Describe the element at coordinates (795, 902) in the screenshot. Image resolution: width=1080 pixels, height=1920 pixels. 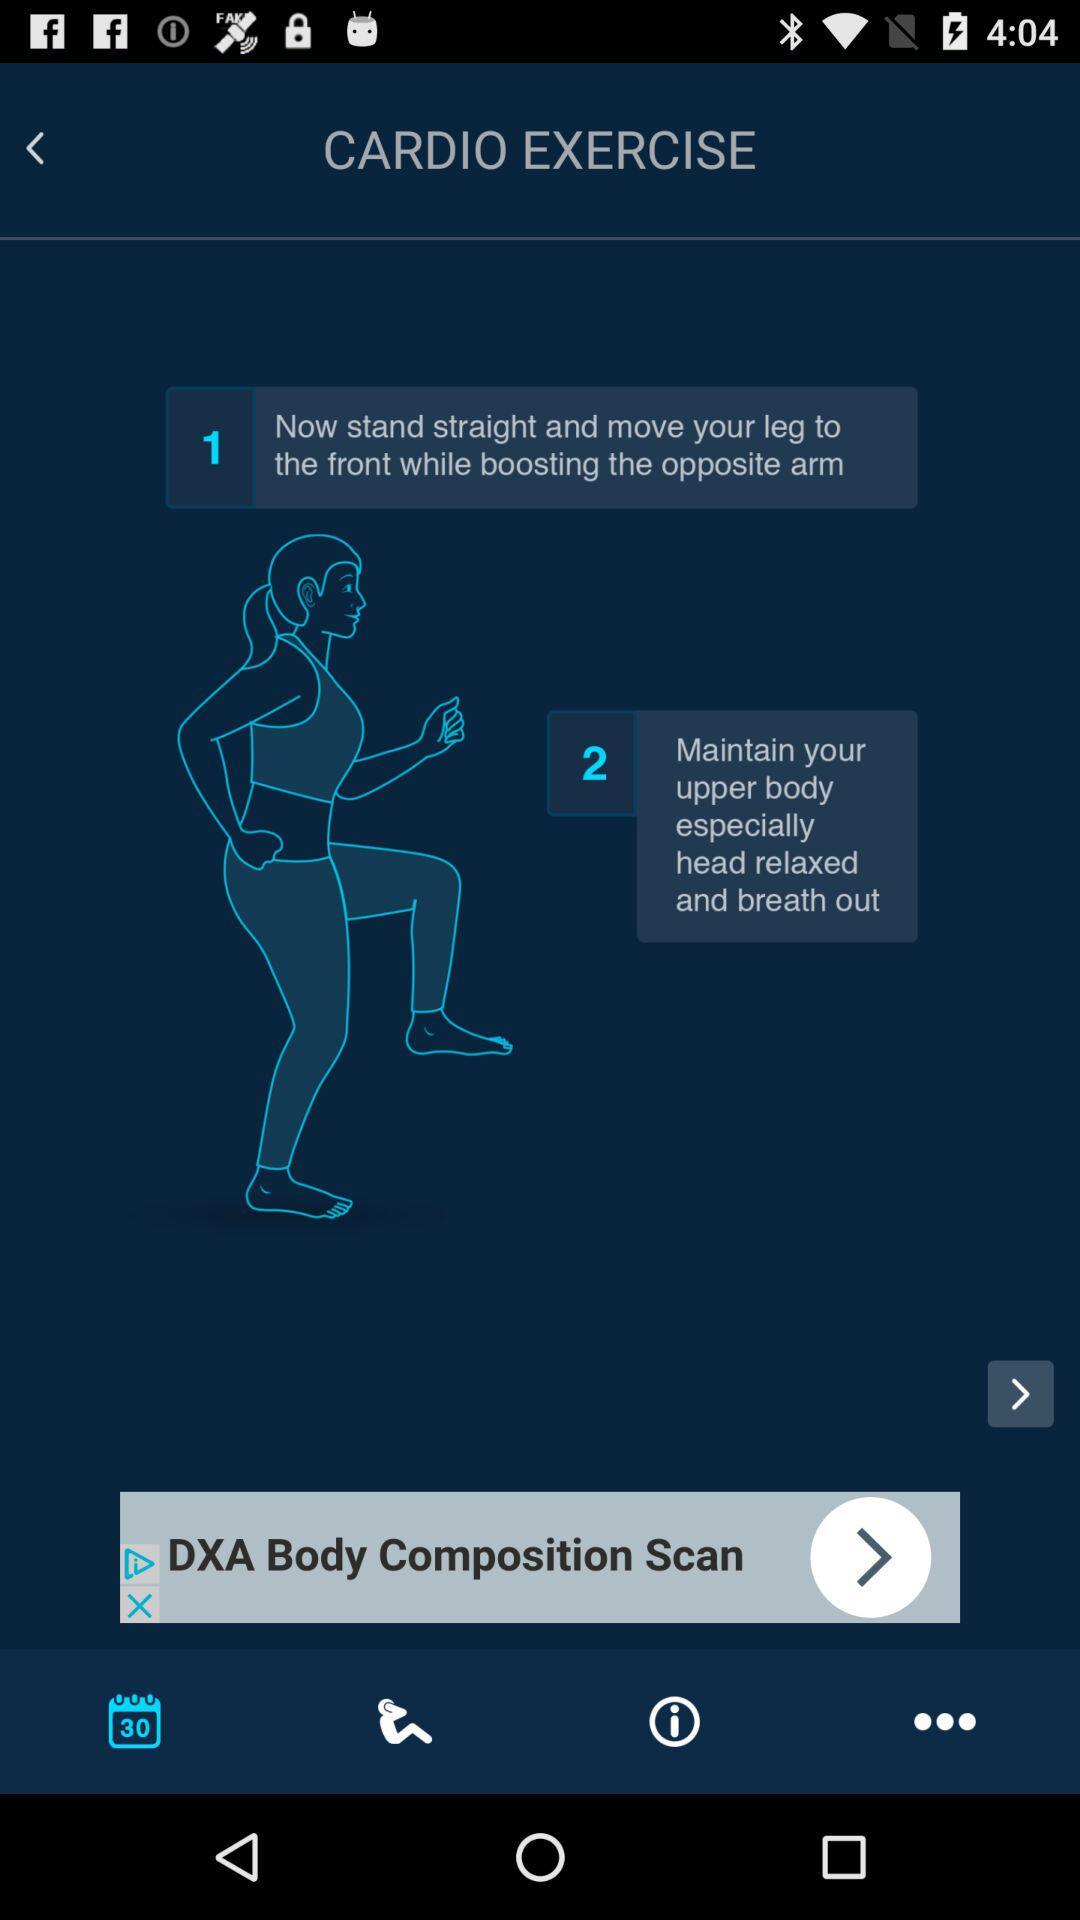
I see `the date_range icon` at that location.